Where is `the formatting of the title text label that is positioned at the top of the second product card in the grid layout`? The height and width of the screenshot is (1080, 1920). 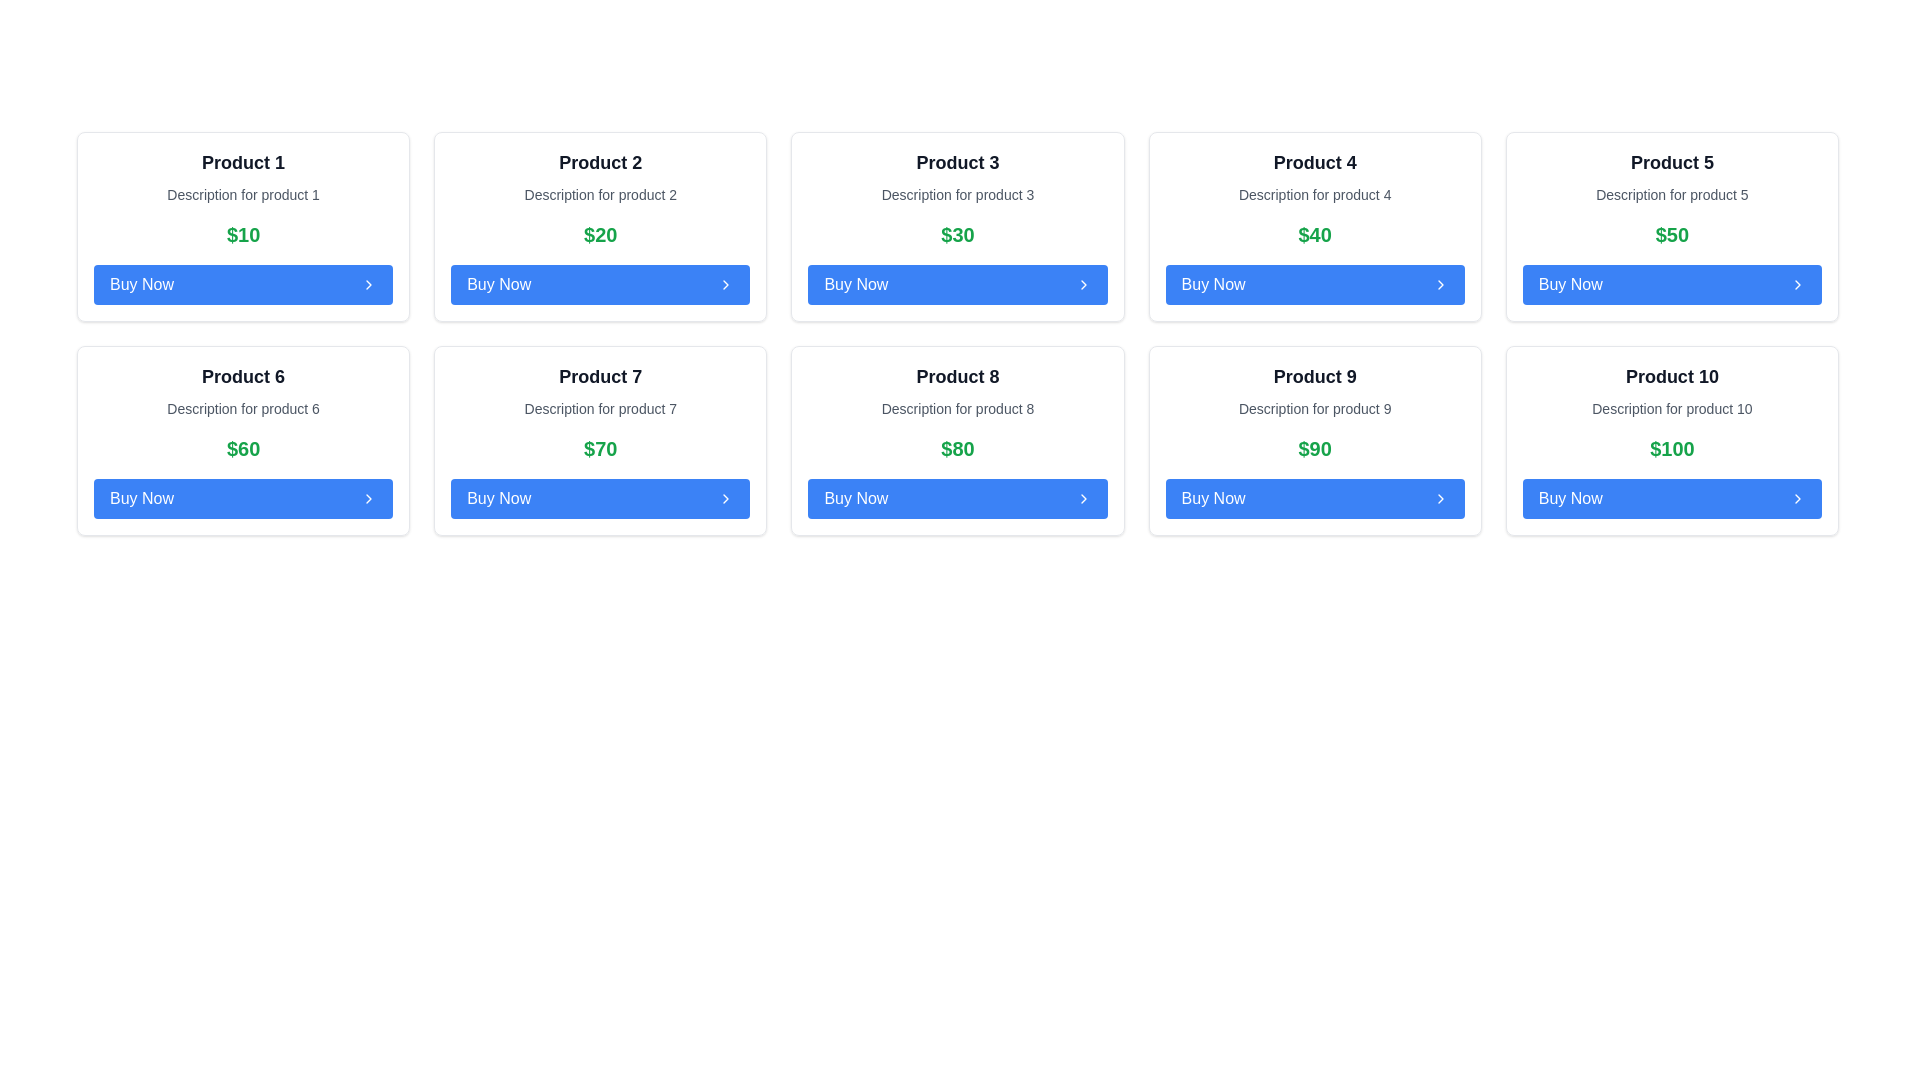
the formatting of the title text label that is positioned at the top of the second product card in the grid layout is located at coordinates (599, 161).